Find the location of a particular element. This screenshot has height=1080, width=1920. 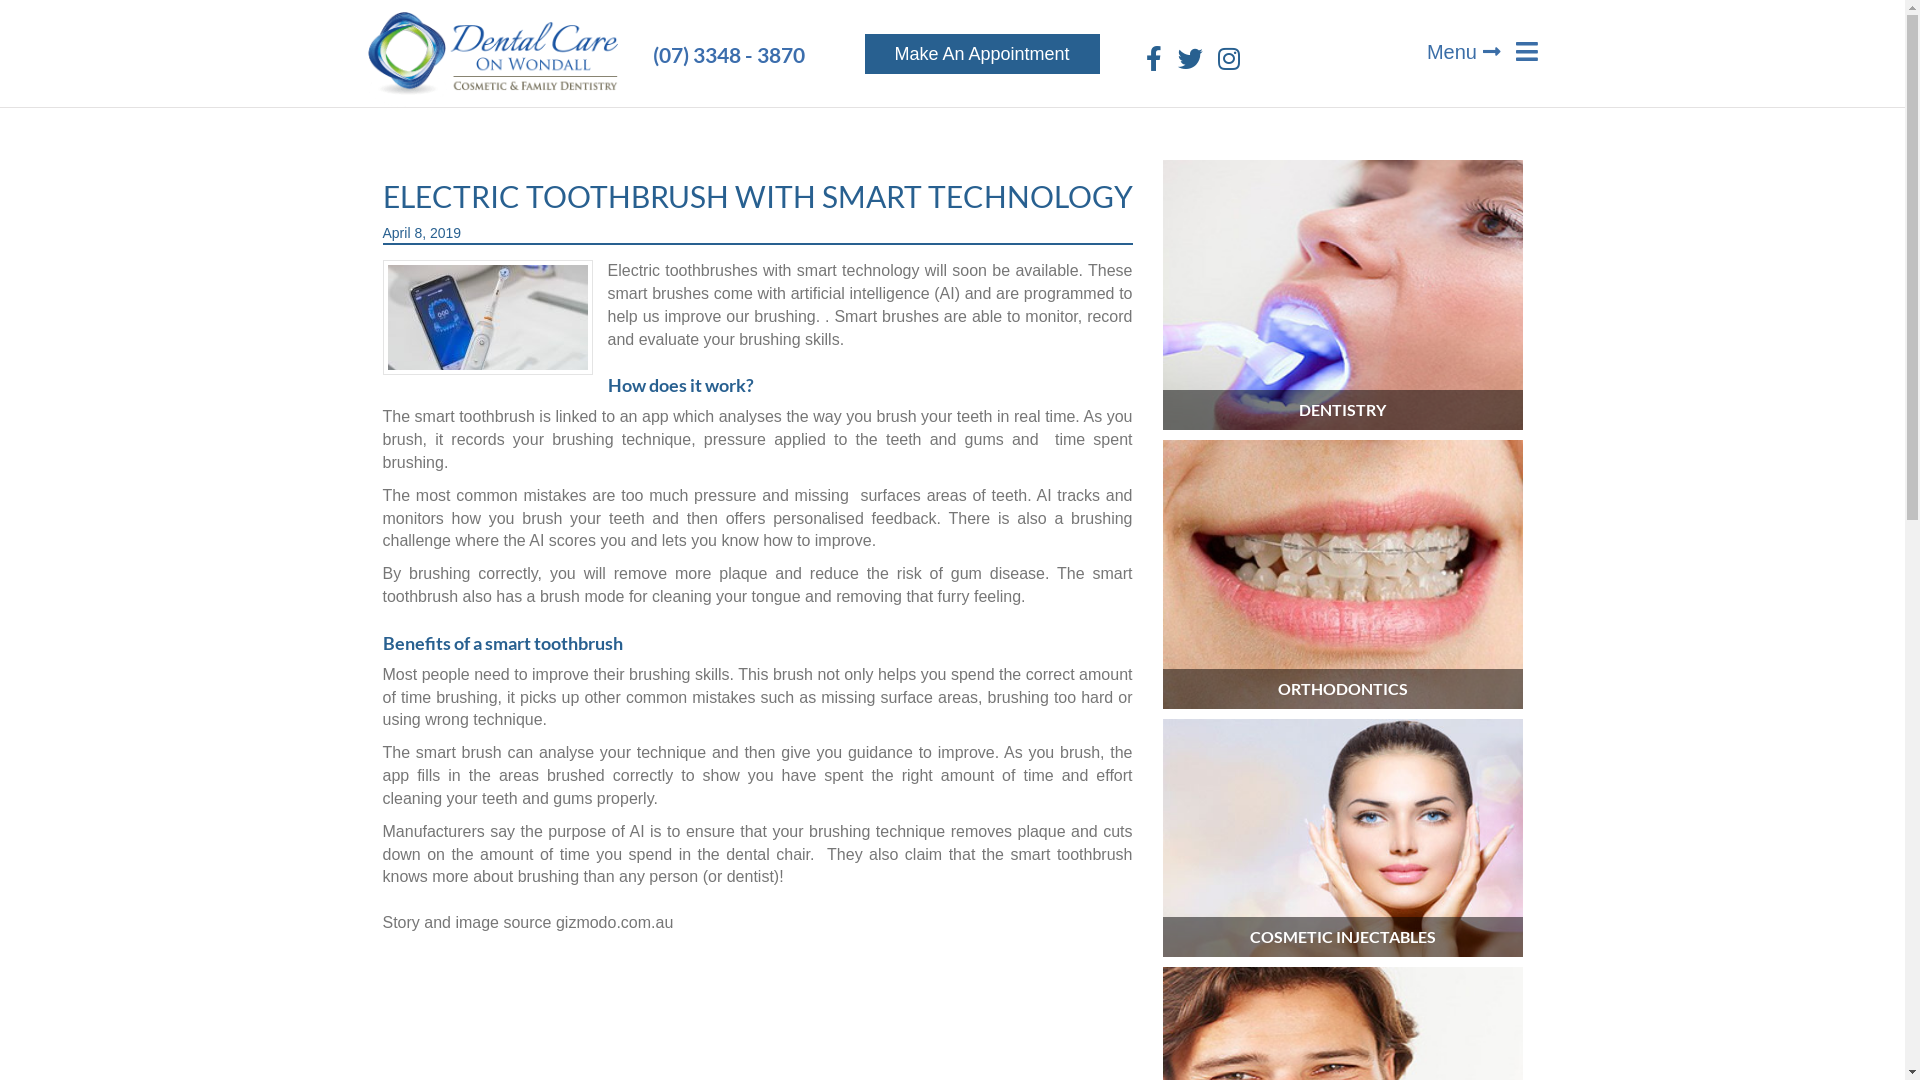

'Twitter' is located at coordinates (1171, 57).